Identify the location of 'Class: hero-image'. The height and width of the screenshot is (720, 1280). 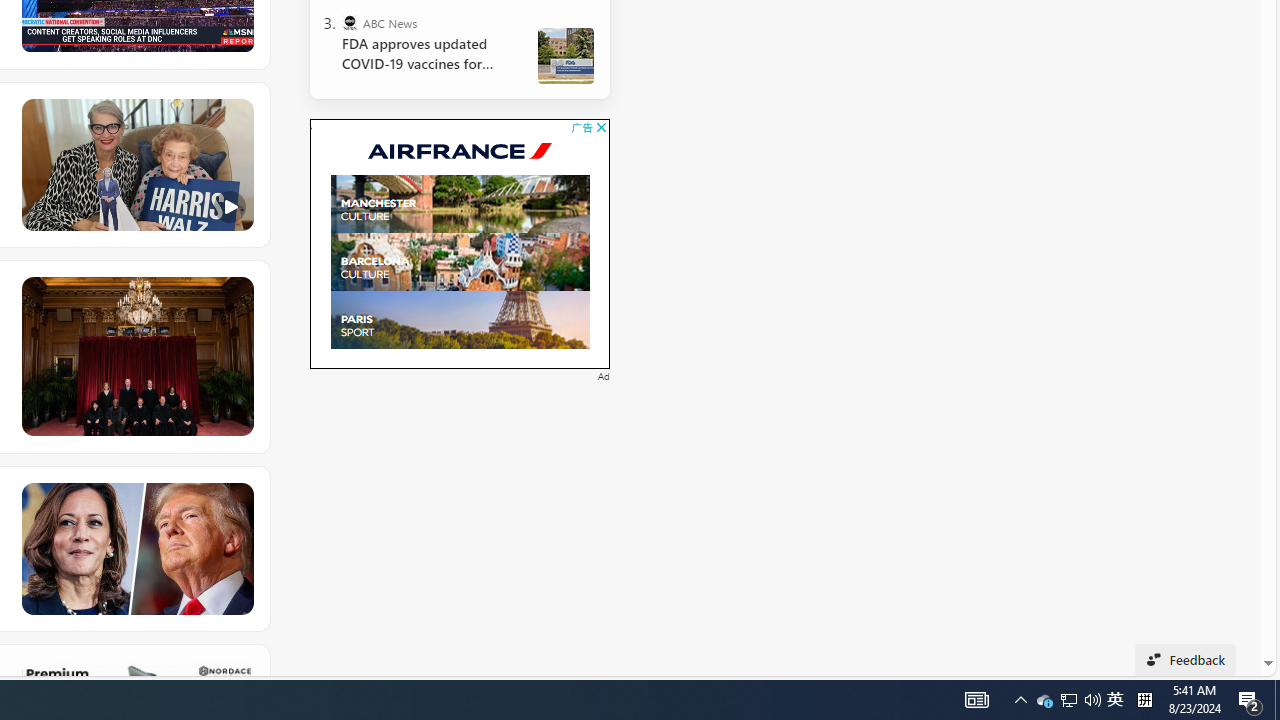
(135, 164).